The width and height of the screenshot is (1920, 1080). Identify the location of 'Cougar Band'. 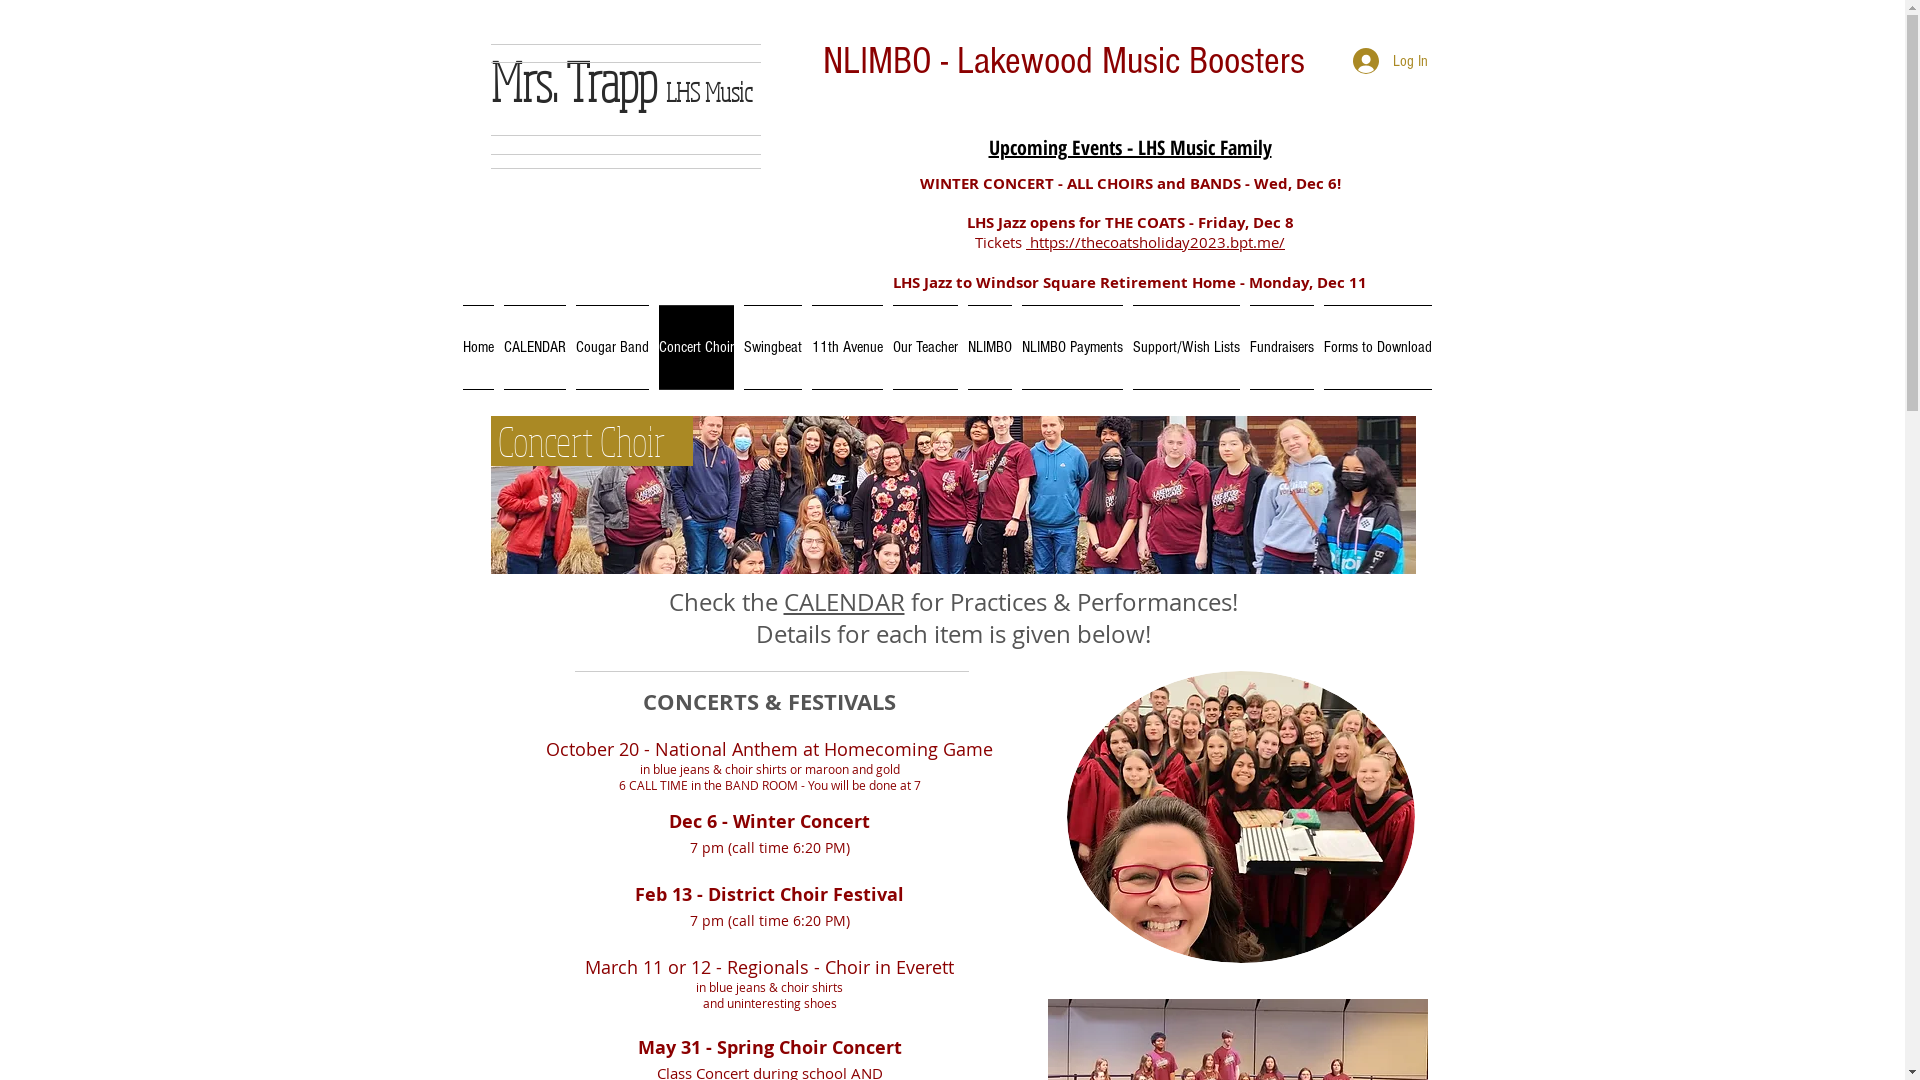
(610, 346).